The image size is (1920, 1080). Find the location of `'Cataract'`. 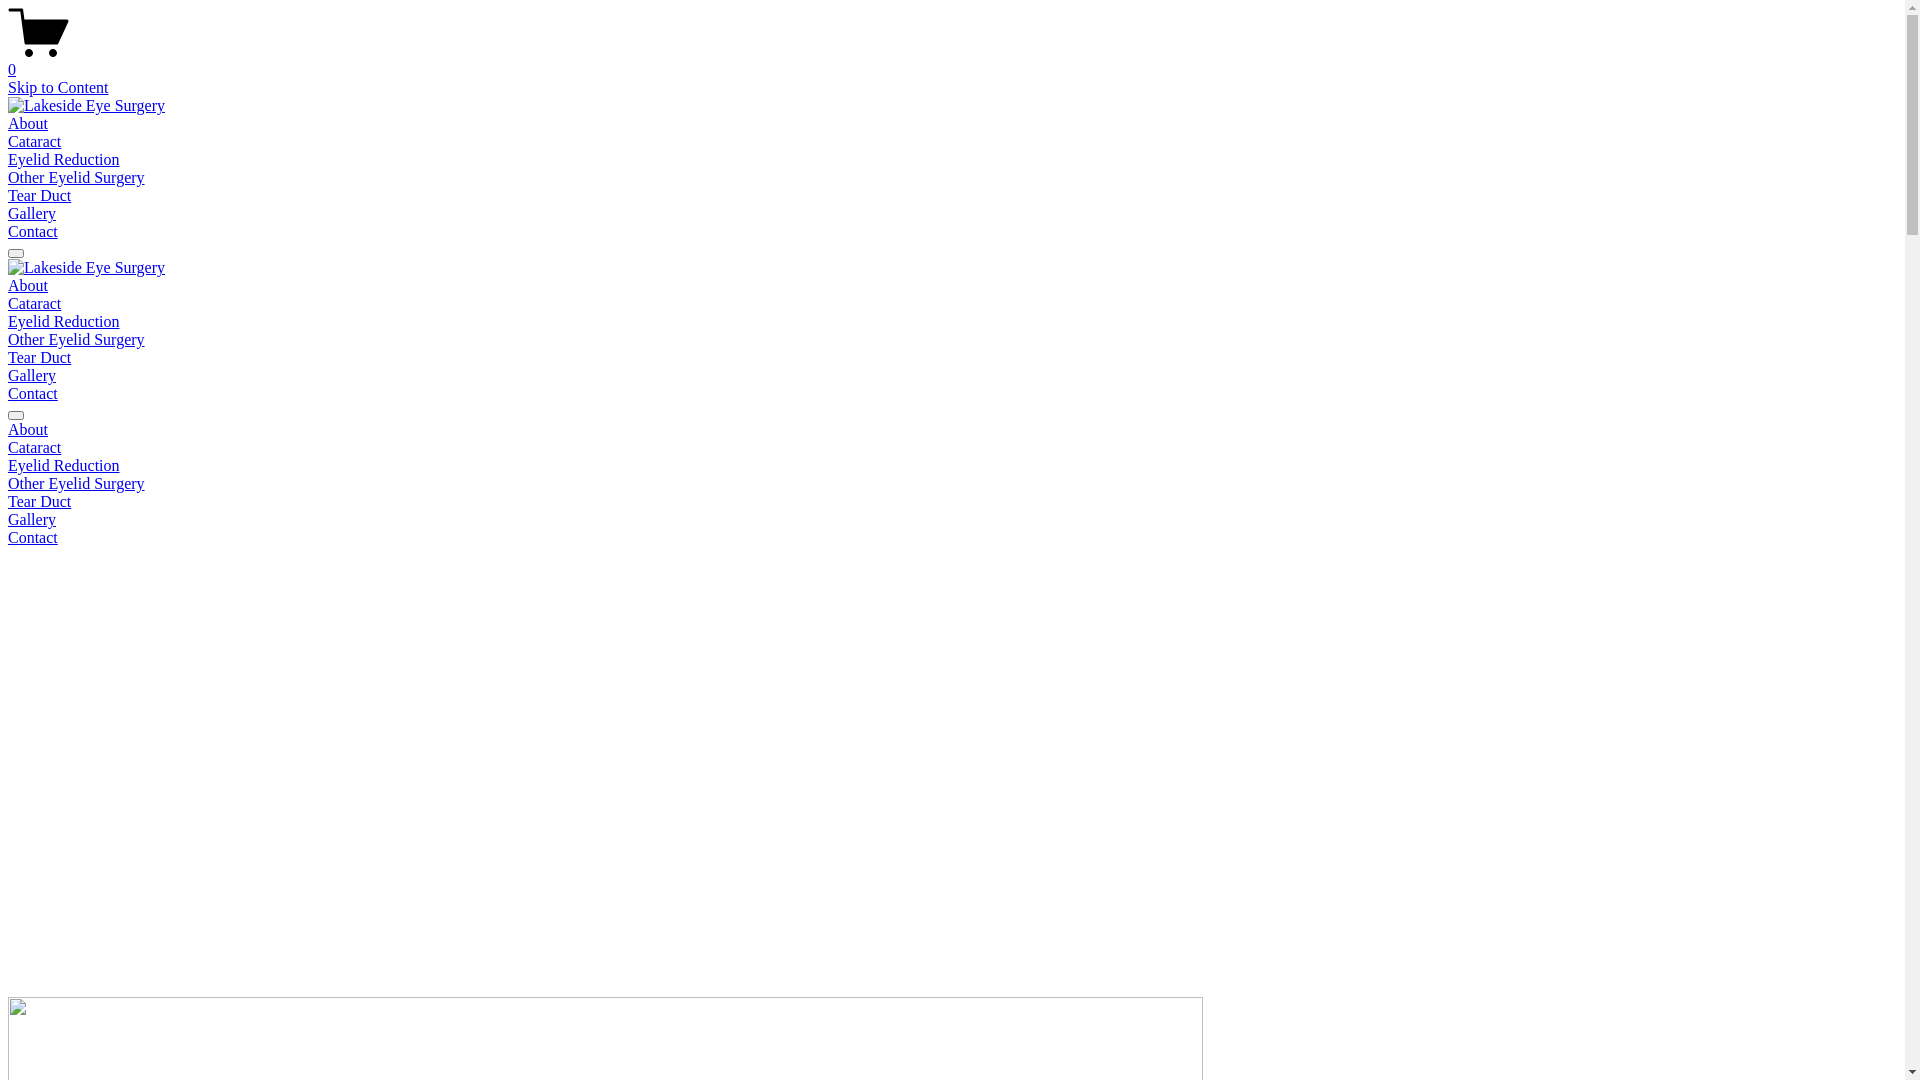

'Cataract' is located at coordinates (34, 140).